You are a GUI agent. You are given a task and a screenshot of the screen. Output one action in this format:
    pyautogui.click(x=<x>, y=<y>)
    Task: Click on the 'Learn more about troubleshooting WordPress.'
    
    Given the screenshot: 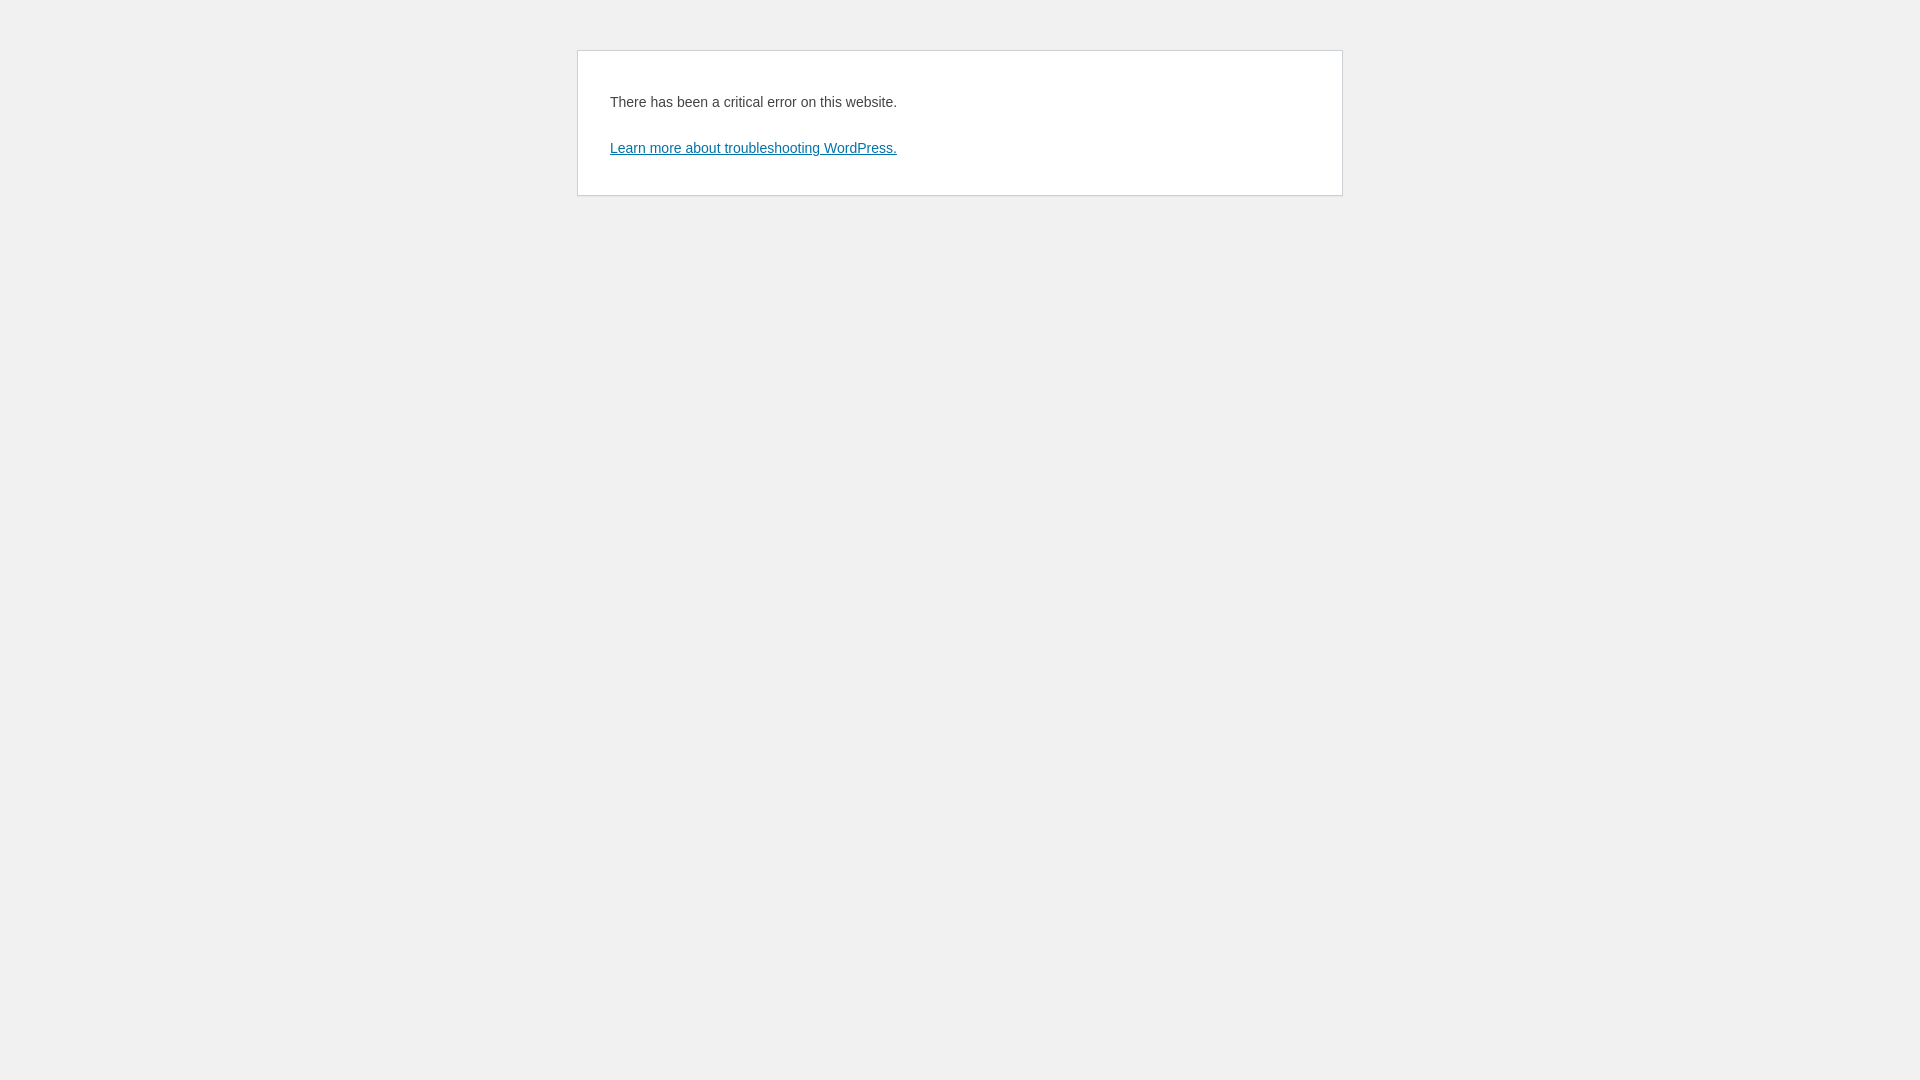 What is the action you would take?
    pyautogui.click(x=752, y=146)
    